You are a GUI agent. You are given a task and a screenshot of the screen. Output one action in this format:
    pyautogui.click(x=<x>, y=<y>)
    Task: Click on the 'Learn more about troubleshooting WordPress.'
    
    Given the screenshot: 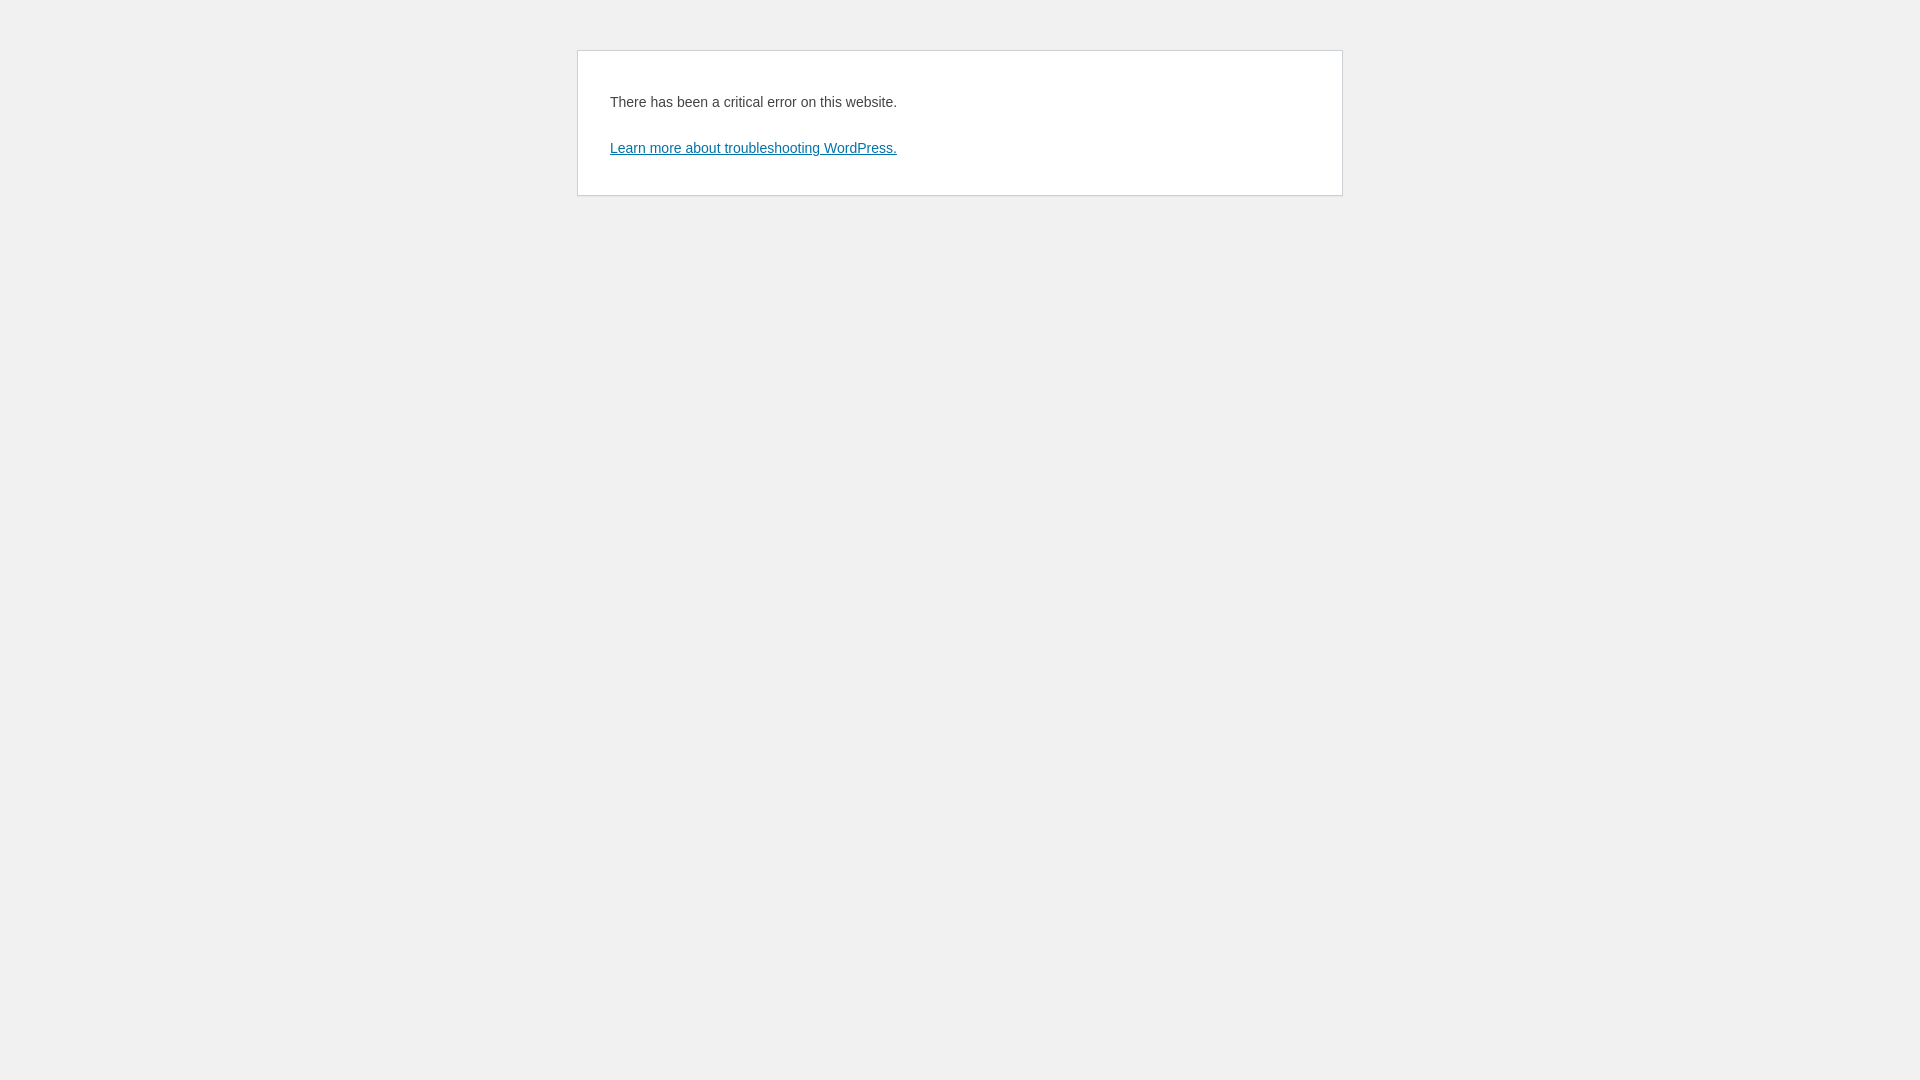 What is the action you would take?
    pyautogui.click(x=752, y=146)
    